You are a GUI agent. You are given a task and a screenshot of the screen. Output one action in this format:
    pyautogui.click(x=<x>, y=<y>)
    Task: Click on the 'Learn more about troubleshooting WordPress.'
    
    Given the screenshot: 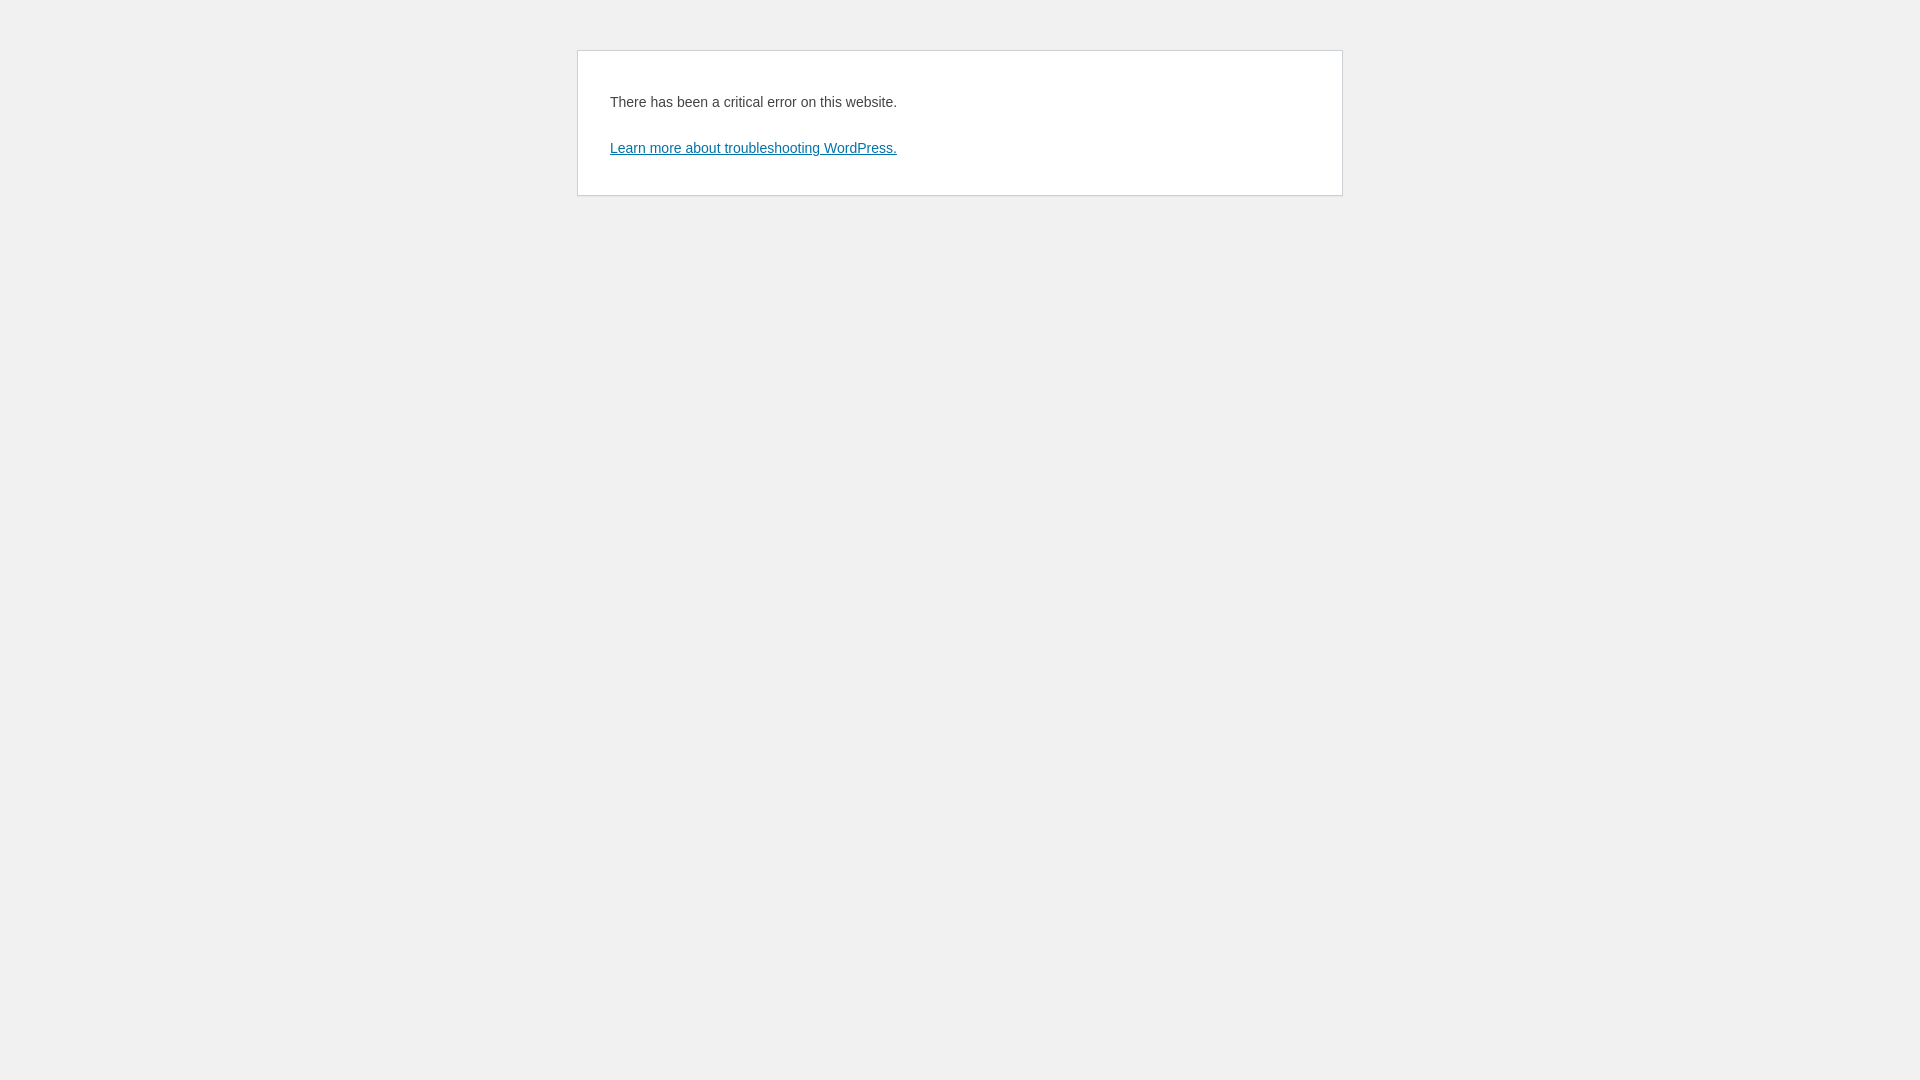 What is the action you would take?
    pyautogui.click(x=752, y=146)
    